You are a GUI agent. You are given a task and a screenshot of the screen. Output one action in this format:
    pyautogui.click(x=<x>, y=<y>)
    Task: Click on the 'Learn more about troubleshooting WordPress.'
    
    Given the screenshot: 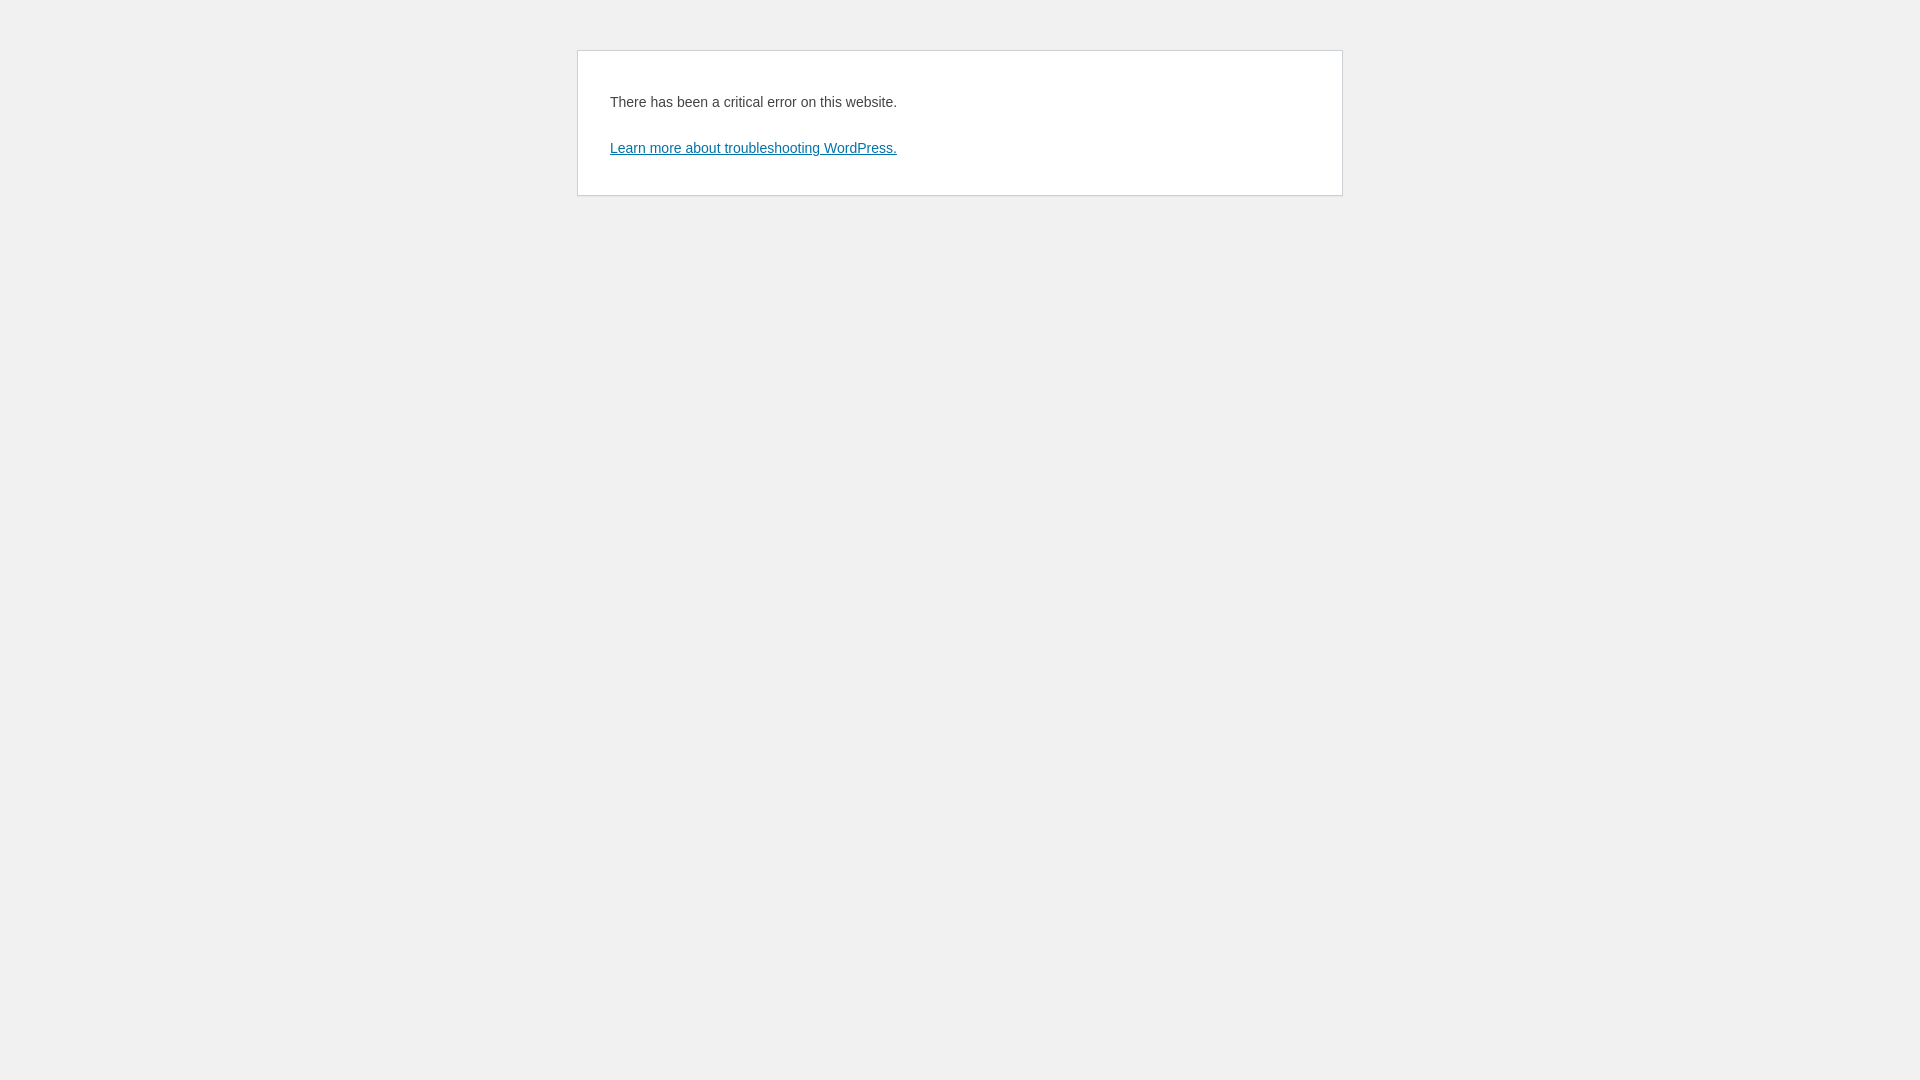 What is the action you would take?
    pyautogui.click(x=752, y=146)
    